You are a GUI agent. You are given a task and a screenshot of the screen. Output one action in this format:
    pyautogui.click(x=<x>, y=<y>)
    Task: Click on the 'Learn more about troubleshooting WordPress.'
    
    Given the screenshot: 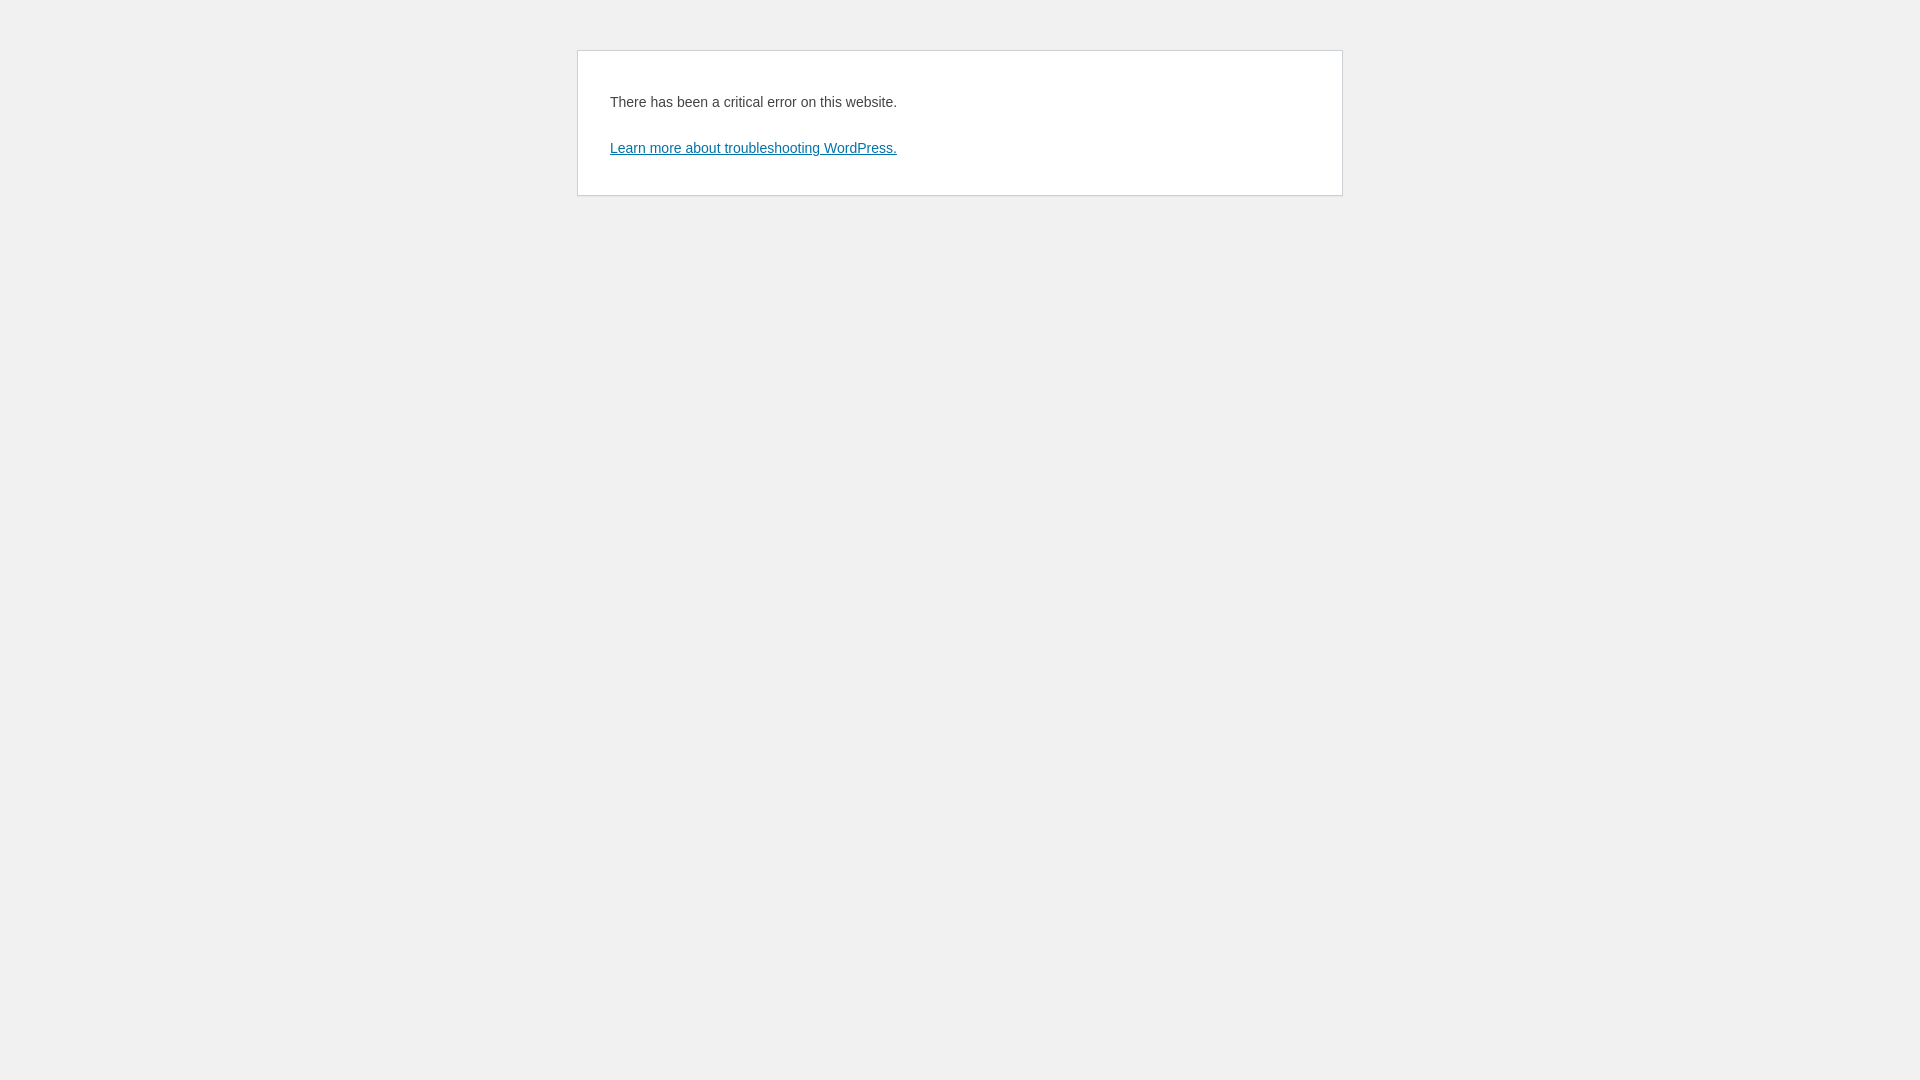 What is the action you would take?
    pyautogui.click(x=752, y=146)
    